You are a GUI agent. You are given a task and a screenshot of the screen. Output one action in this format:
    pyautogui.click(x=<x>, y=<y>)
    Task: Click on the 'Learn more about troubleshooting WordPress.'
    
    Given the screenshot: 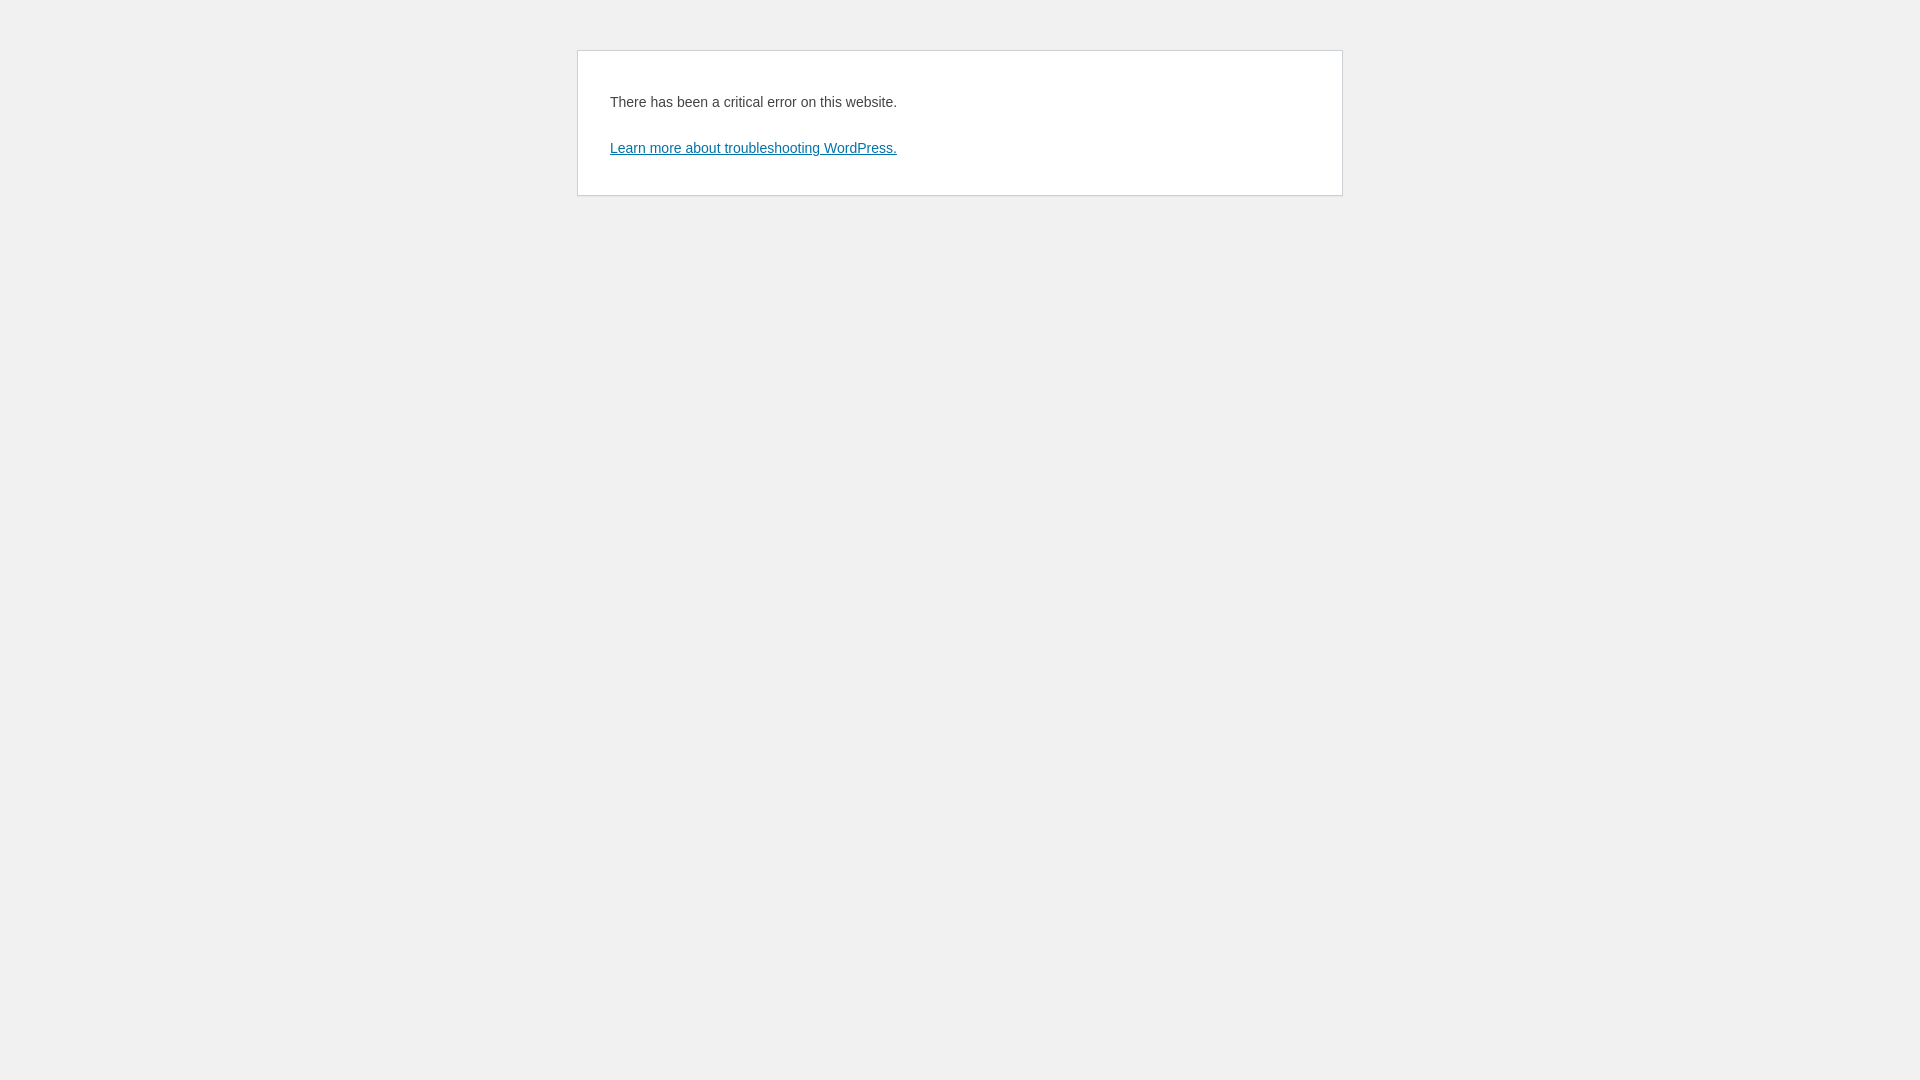 What is the action you would take?
    pyautogui.click(x=752, y=146)
    